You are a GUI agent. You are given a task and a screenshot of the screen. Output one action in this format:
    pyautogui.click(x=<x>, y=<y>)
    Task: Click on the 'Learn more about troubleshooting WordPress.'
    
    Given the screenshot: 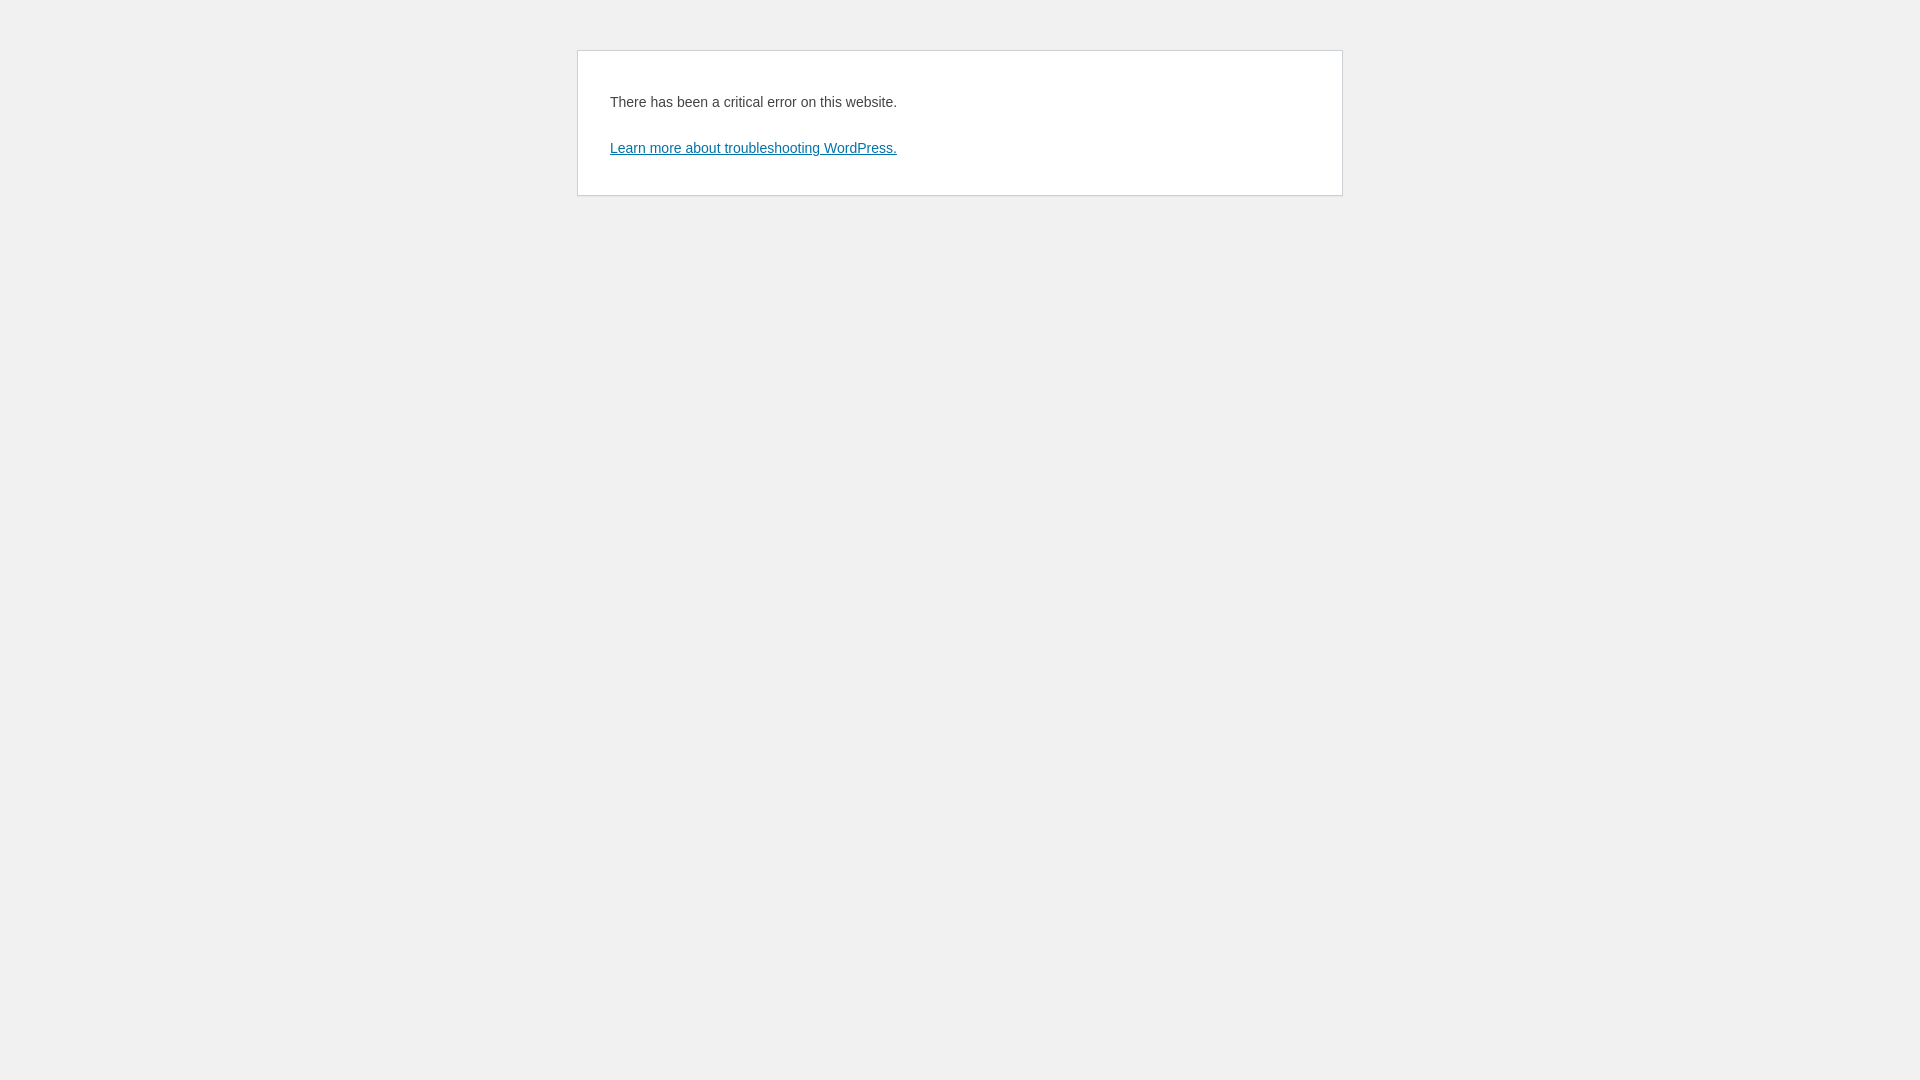 What is the action you would take?
    pyautogui.click(x=752, y=146)
    